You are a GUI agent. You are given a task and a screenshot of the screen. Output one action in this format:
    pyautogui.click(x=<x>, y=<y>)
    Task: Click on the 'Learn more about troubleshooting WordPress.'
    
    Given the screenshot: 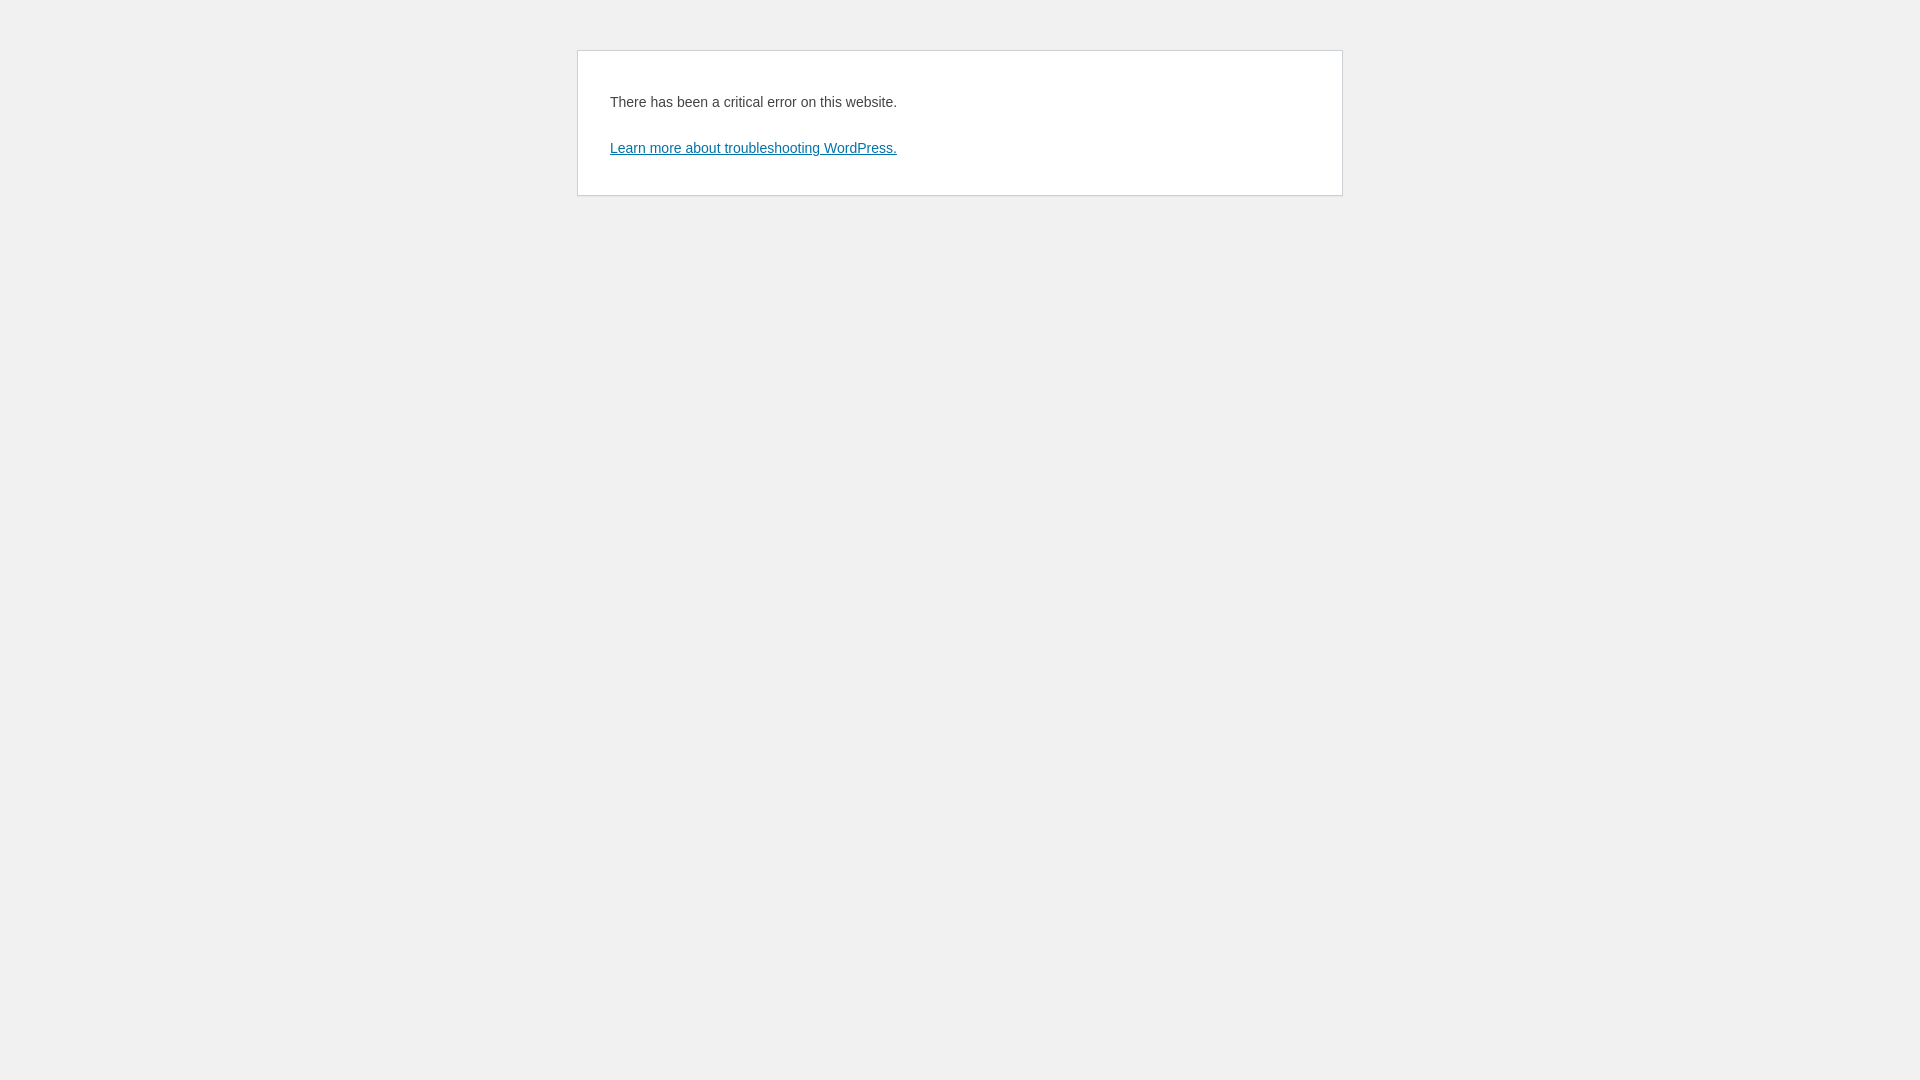 What is the action you would take?
    pyautogui.click(x=752, y=146)
    